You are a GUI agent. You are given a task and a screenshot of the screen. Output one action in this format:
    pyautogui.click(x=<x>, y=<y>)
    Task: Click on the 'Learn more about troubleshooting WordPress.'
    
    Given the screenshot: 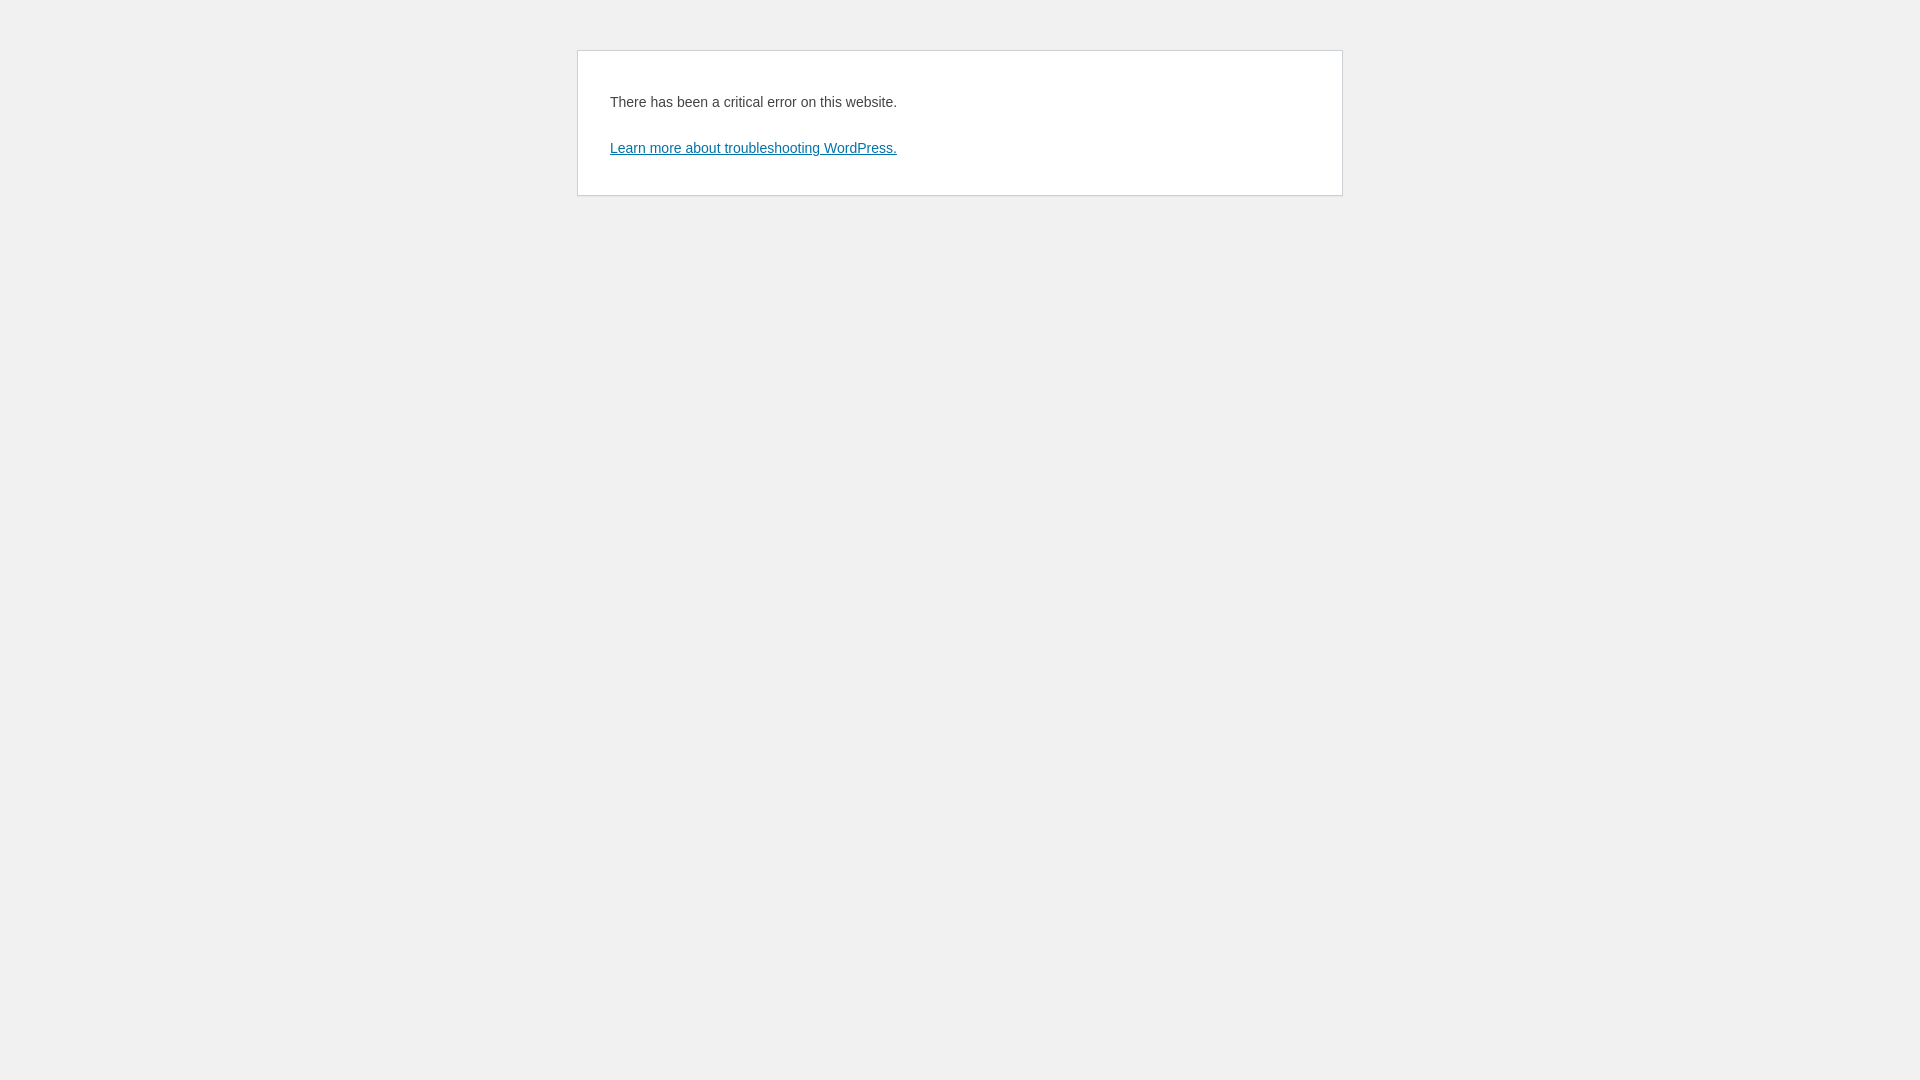 What is the action you would take?
    pyautogui.click(x=752, y=146)
    